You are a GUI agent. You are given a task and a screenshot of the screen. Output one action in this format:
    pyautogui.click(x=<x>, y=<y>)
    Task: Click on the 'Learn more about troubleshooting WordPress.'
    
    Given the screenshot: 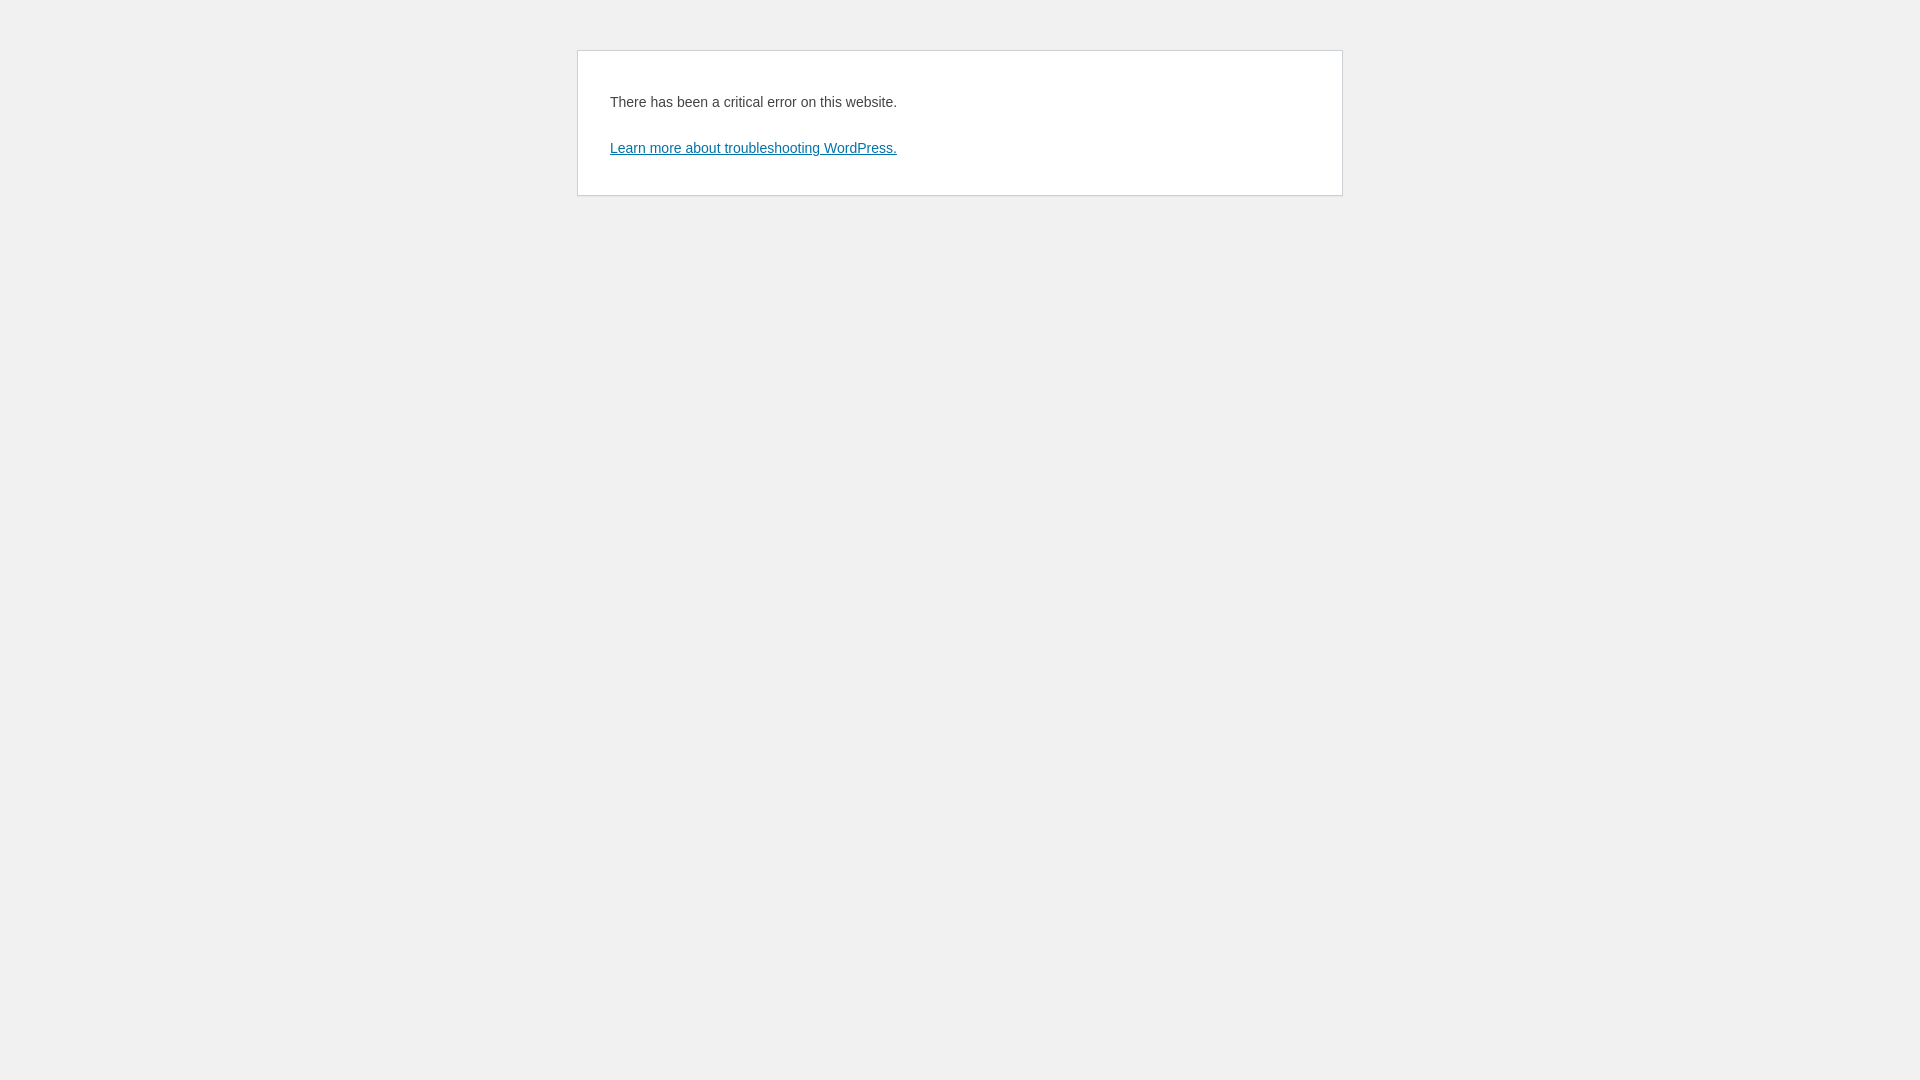 What is the action you would take?
    pyautogui.click(x=752, y=146)
    